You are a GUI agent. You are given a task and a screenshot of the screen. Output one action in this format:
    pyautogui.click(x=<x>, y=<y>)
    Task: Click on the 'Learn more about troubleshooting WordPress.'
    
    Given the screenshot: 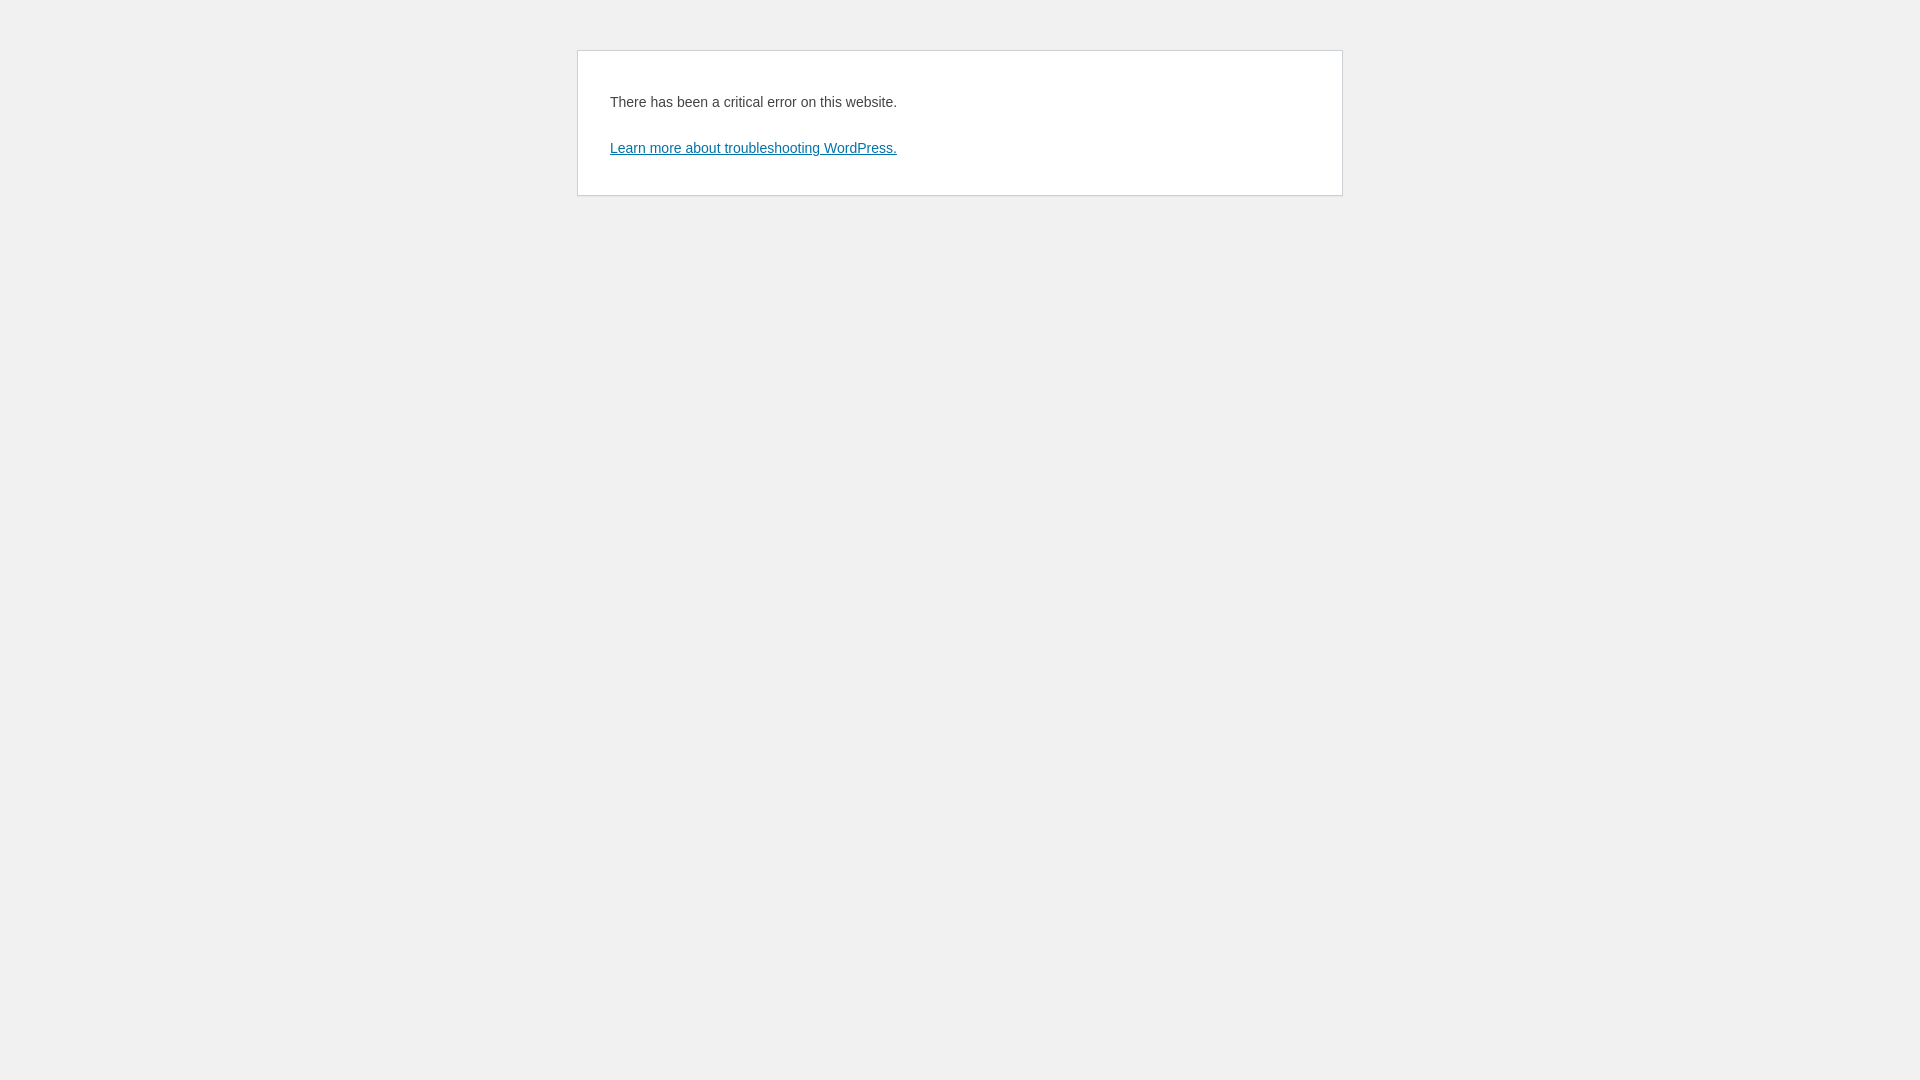 What is the action you would take?
    pyautogui.click(x=752, y=146)
    